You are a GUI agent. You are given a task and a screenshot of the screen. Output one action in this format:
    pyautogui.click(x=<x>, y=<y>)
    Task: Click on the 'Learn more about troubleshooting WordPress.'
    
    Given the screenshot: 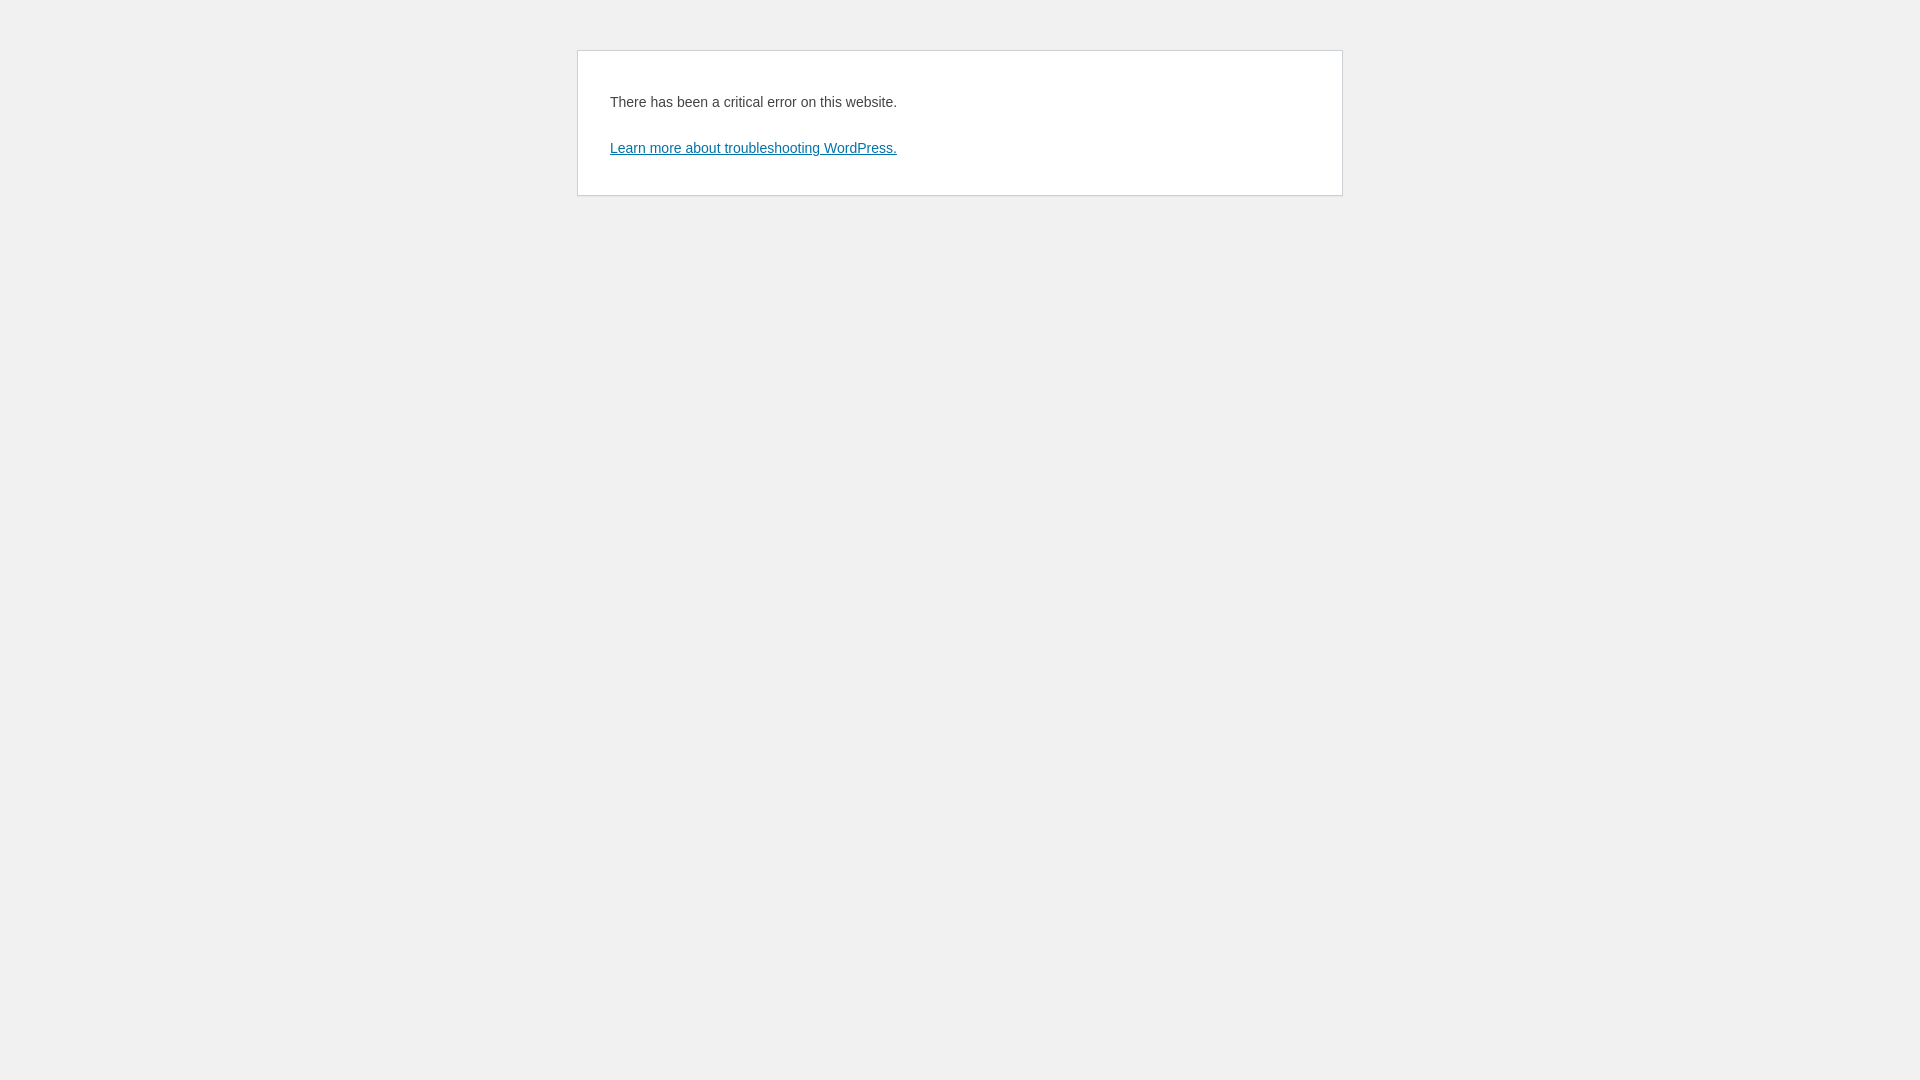 What is the action you would take?
    pyautogui.click(x=752, y=146)
    